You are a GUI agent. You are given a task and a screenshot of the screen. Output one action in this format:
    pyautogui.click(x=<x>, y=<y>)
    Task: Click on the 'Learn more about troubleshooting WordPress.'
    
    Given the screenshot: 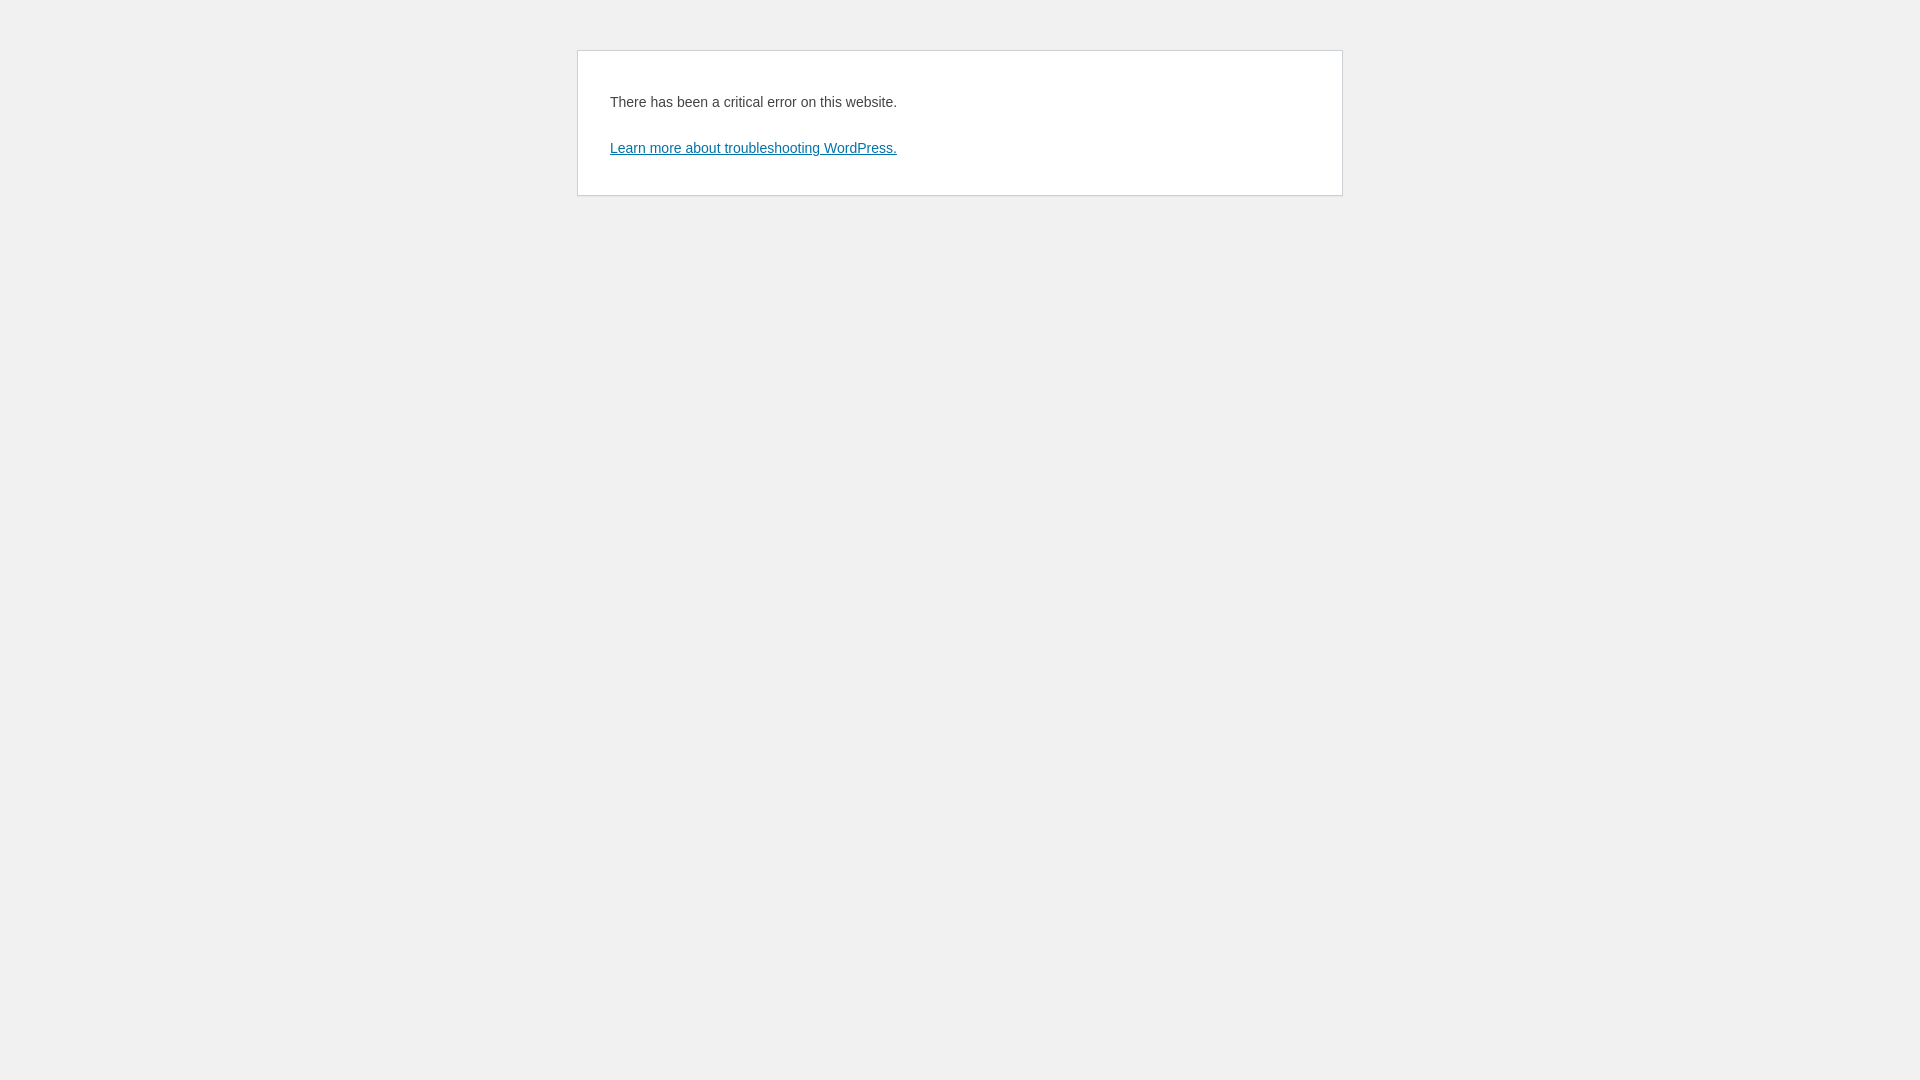 What is the action you would take?
    pyautogui.click(x=752, y=146)
    